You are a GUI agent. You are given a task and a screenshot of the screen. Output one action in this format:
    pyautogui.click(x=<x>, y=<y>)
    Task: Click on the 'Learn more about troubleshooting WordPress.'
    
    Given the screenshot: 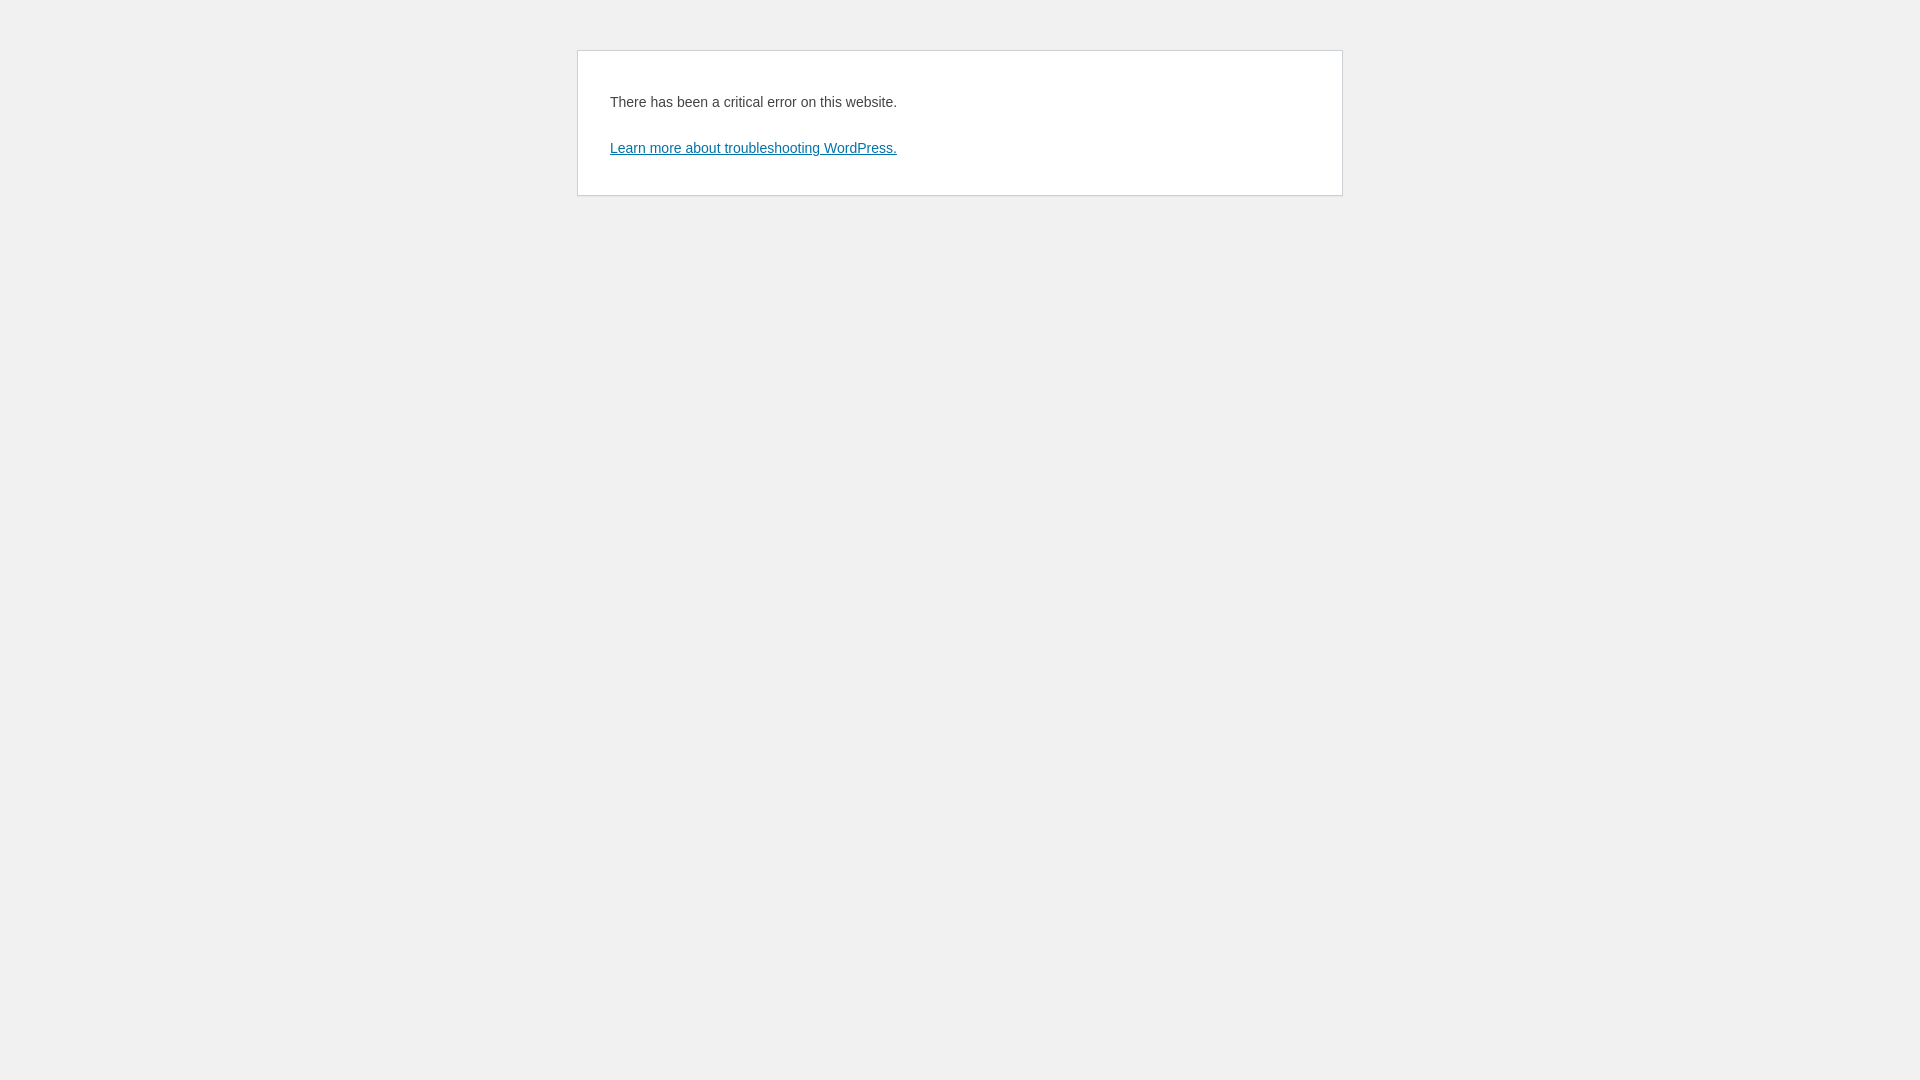 What is the action you would take?
    pyautogui.click(x=752, y=146)
    